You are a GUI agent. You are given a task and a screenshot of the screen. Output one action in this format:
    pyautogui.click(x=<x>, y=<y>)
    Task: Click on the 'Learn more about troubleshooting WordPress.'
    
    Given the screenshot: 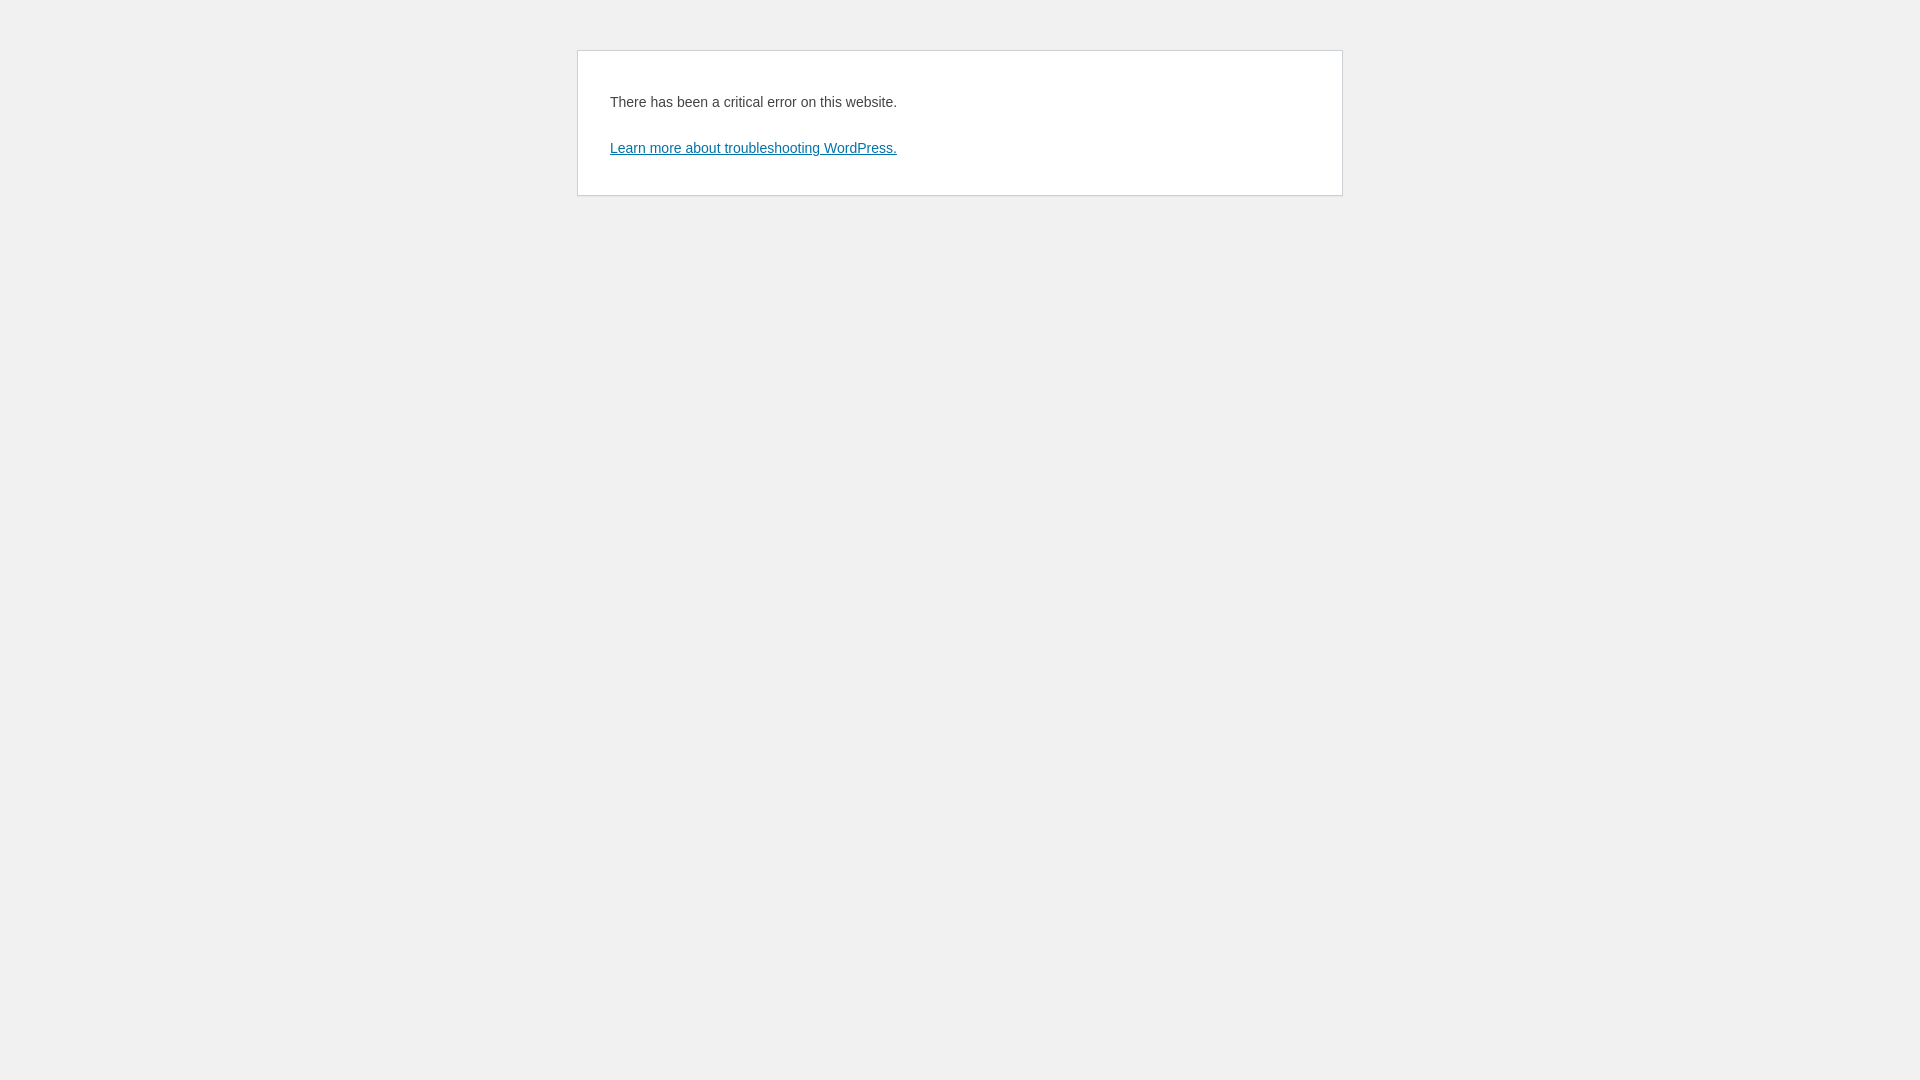 What is the action you would take?
    pyautogui.click(x=752, y=146)
    